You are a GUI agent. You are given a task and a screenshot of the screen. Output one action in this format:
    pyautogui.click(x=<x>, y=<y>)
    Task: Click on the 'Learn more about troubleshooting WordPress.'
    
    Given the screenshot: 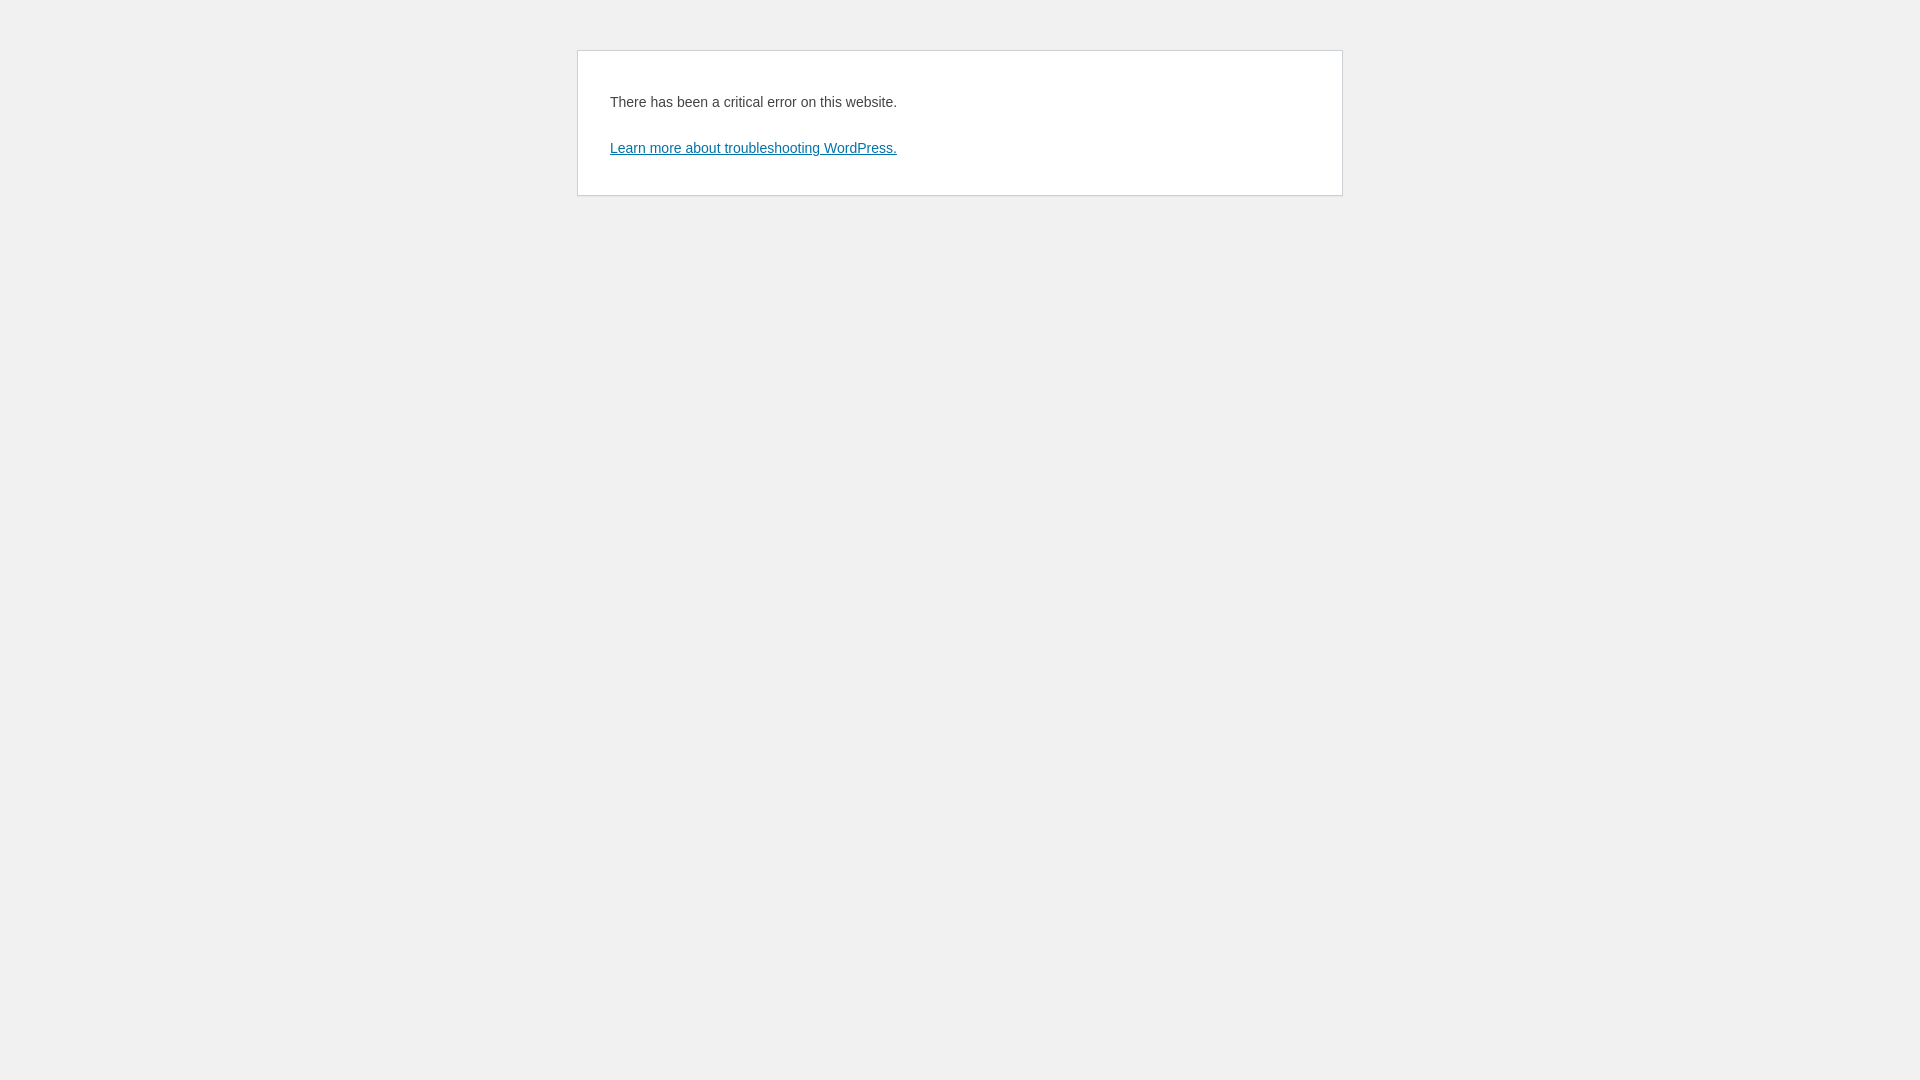 What is the action you would take?
    pyautogui.click(x=752, y=146)
    